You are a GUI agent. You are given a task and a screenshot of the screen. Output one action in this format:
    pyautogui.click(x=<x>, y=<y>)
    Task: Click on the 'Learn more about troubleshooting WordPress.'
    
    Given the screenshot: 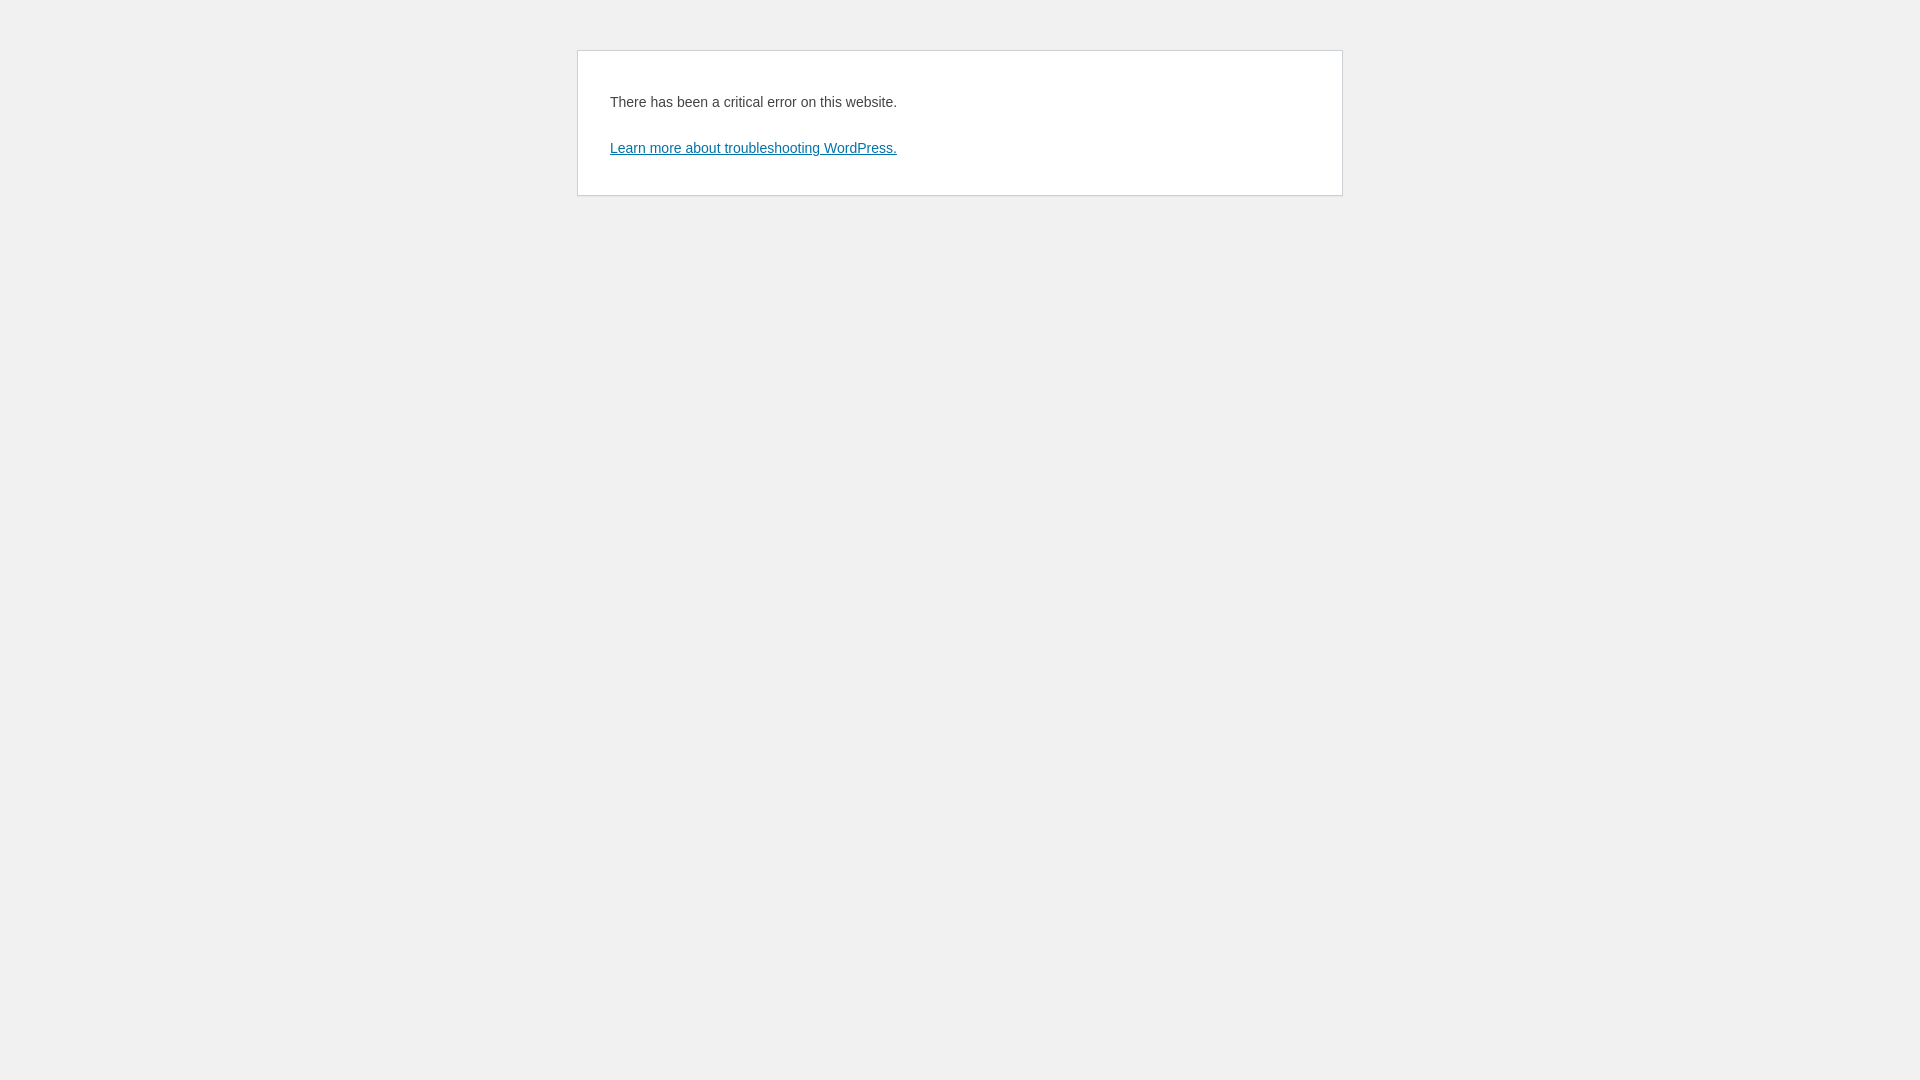 What is the action you would take?
    pyautogui.click(x=752, y=146)
    